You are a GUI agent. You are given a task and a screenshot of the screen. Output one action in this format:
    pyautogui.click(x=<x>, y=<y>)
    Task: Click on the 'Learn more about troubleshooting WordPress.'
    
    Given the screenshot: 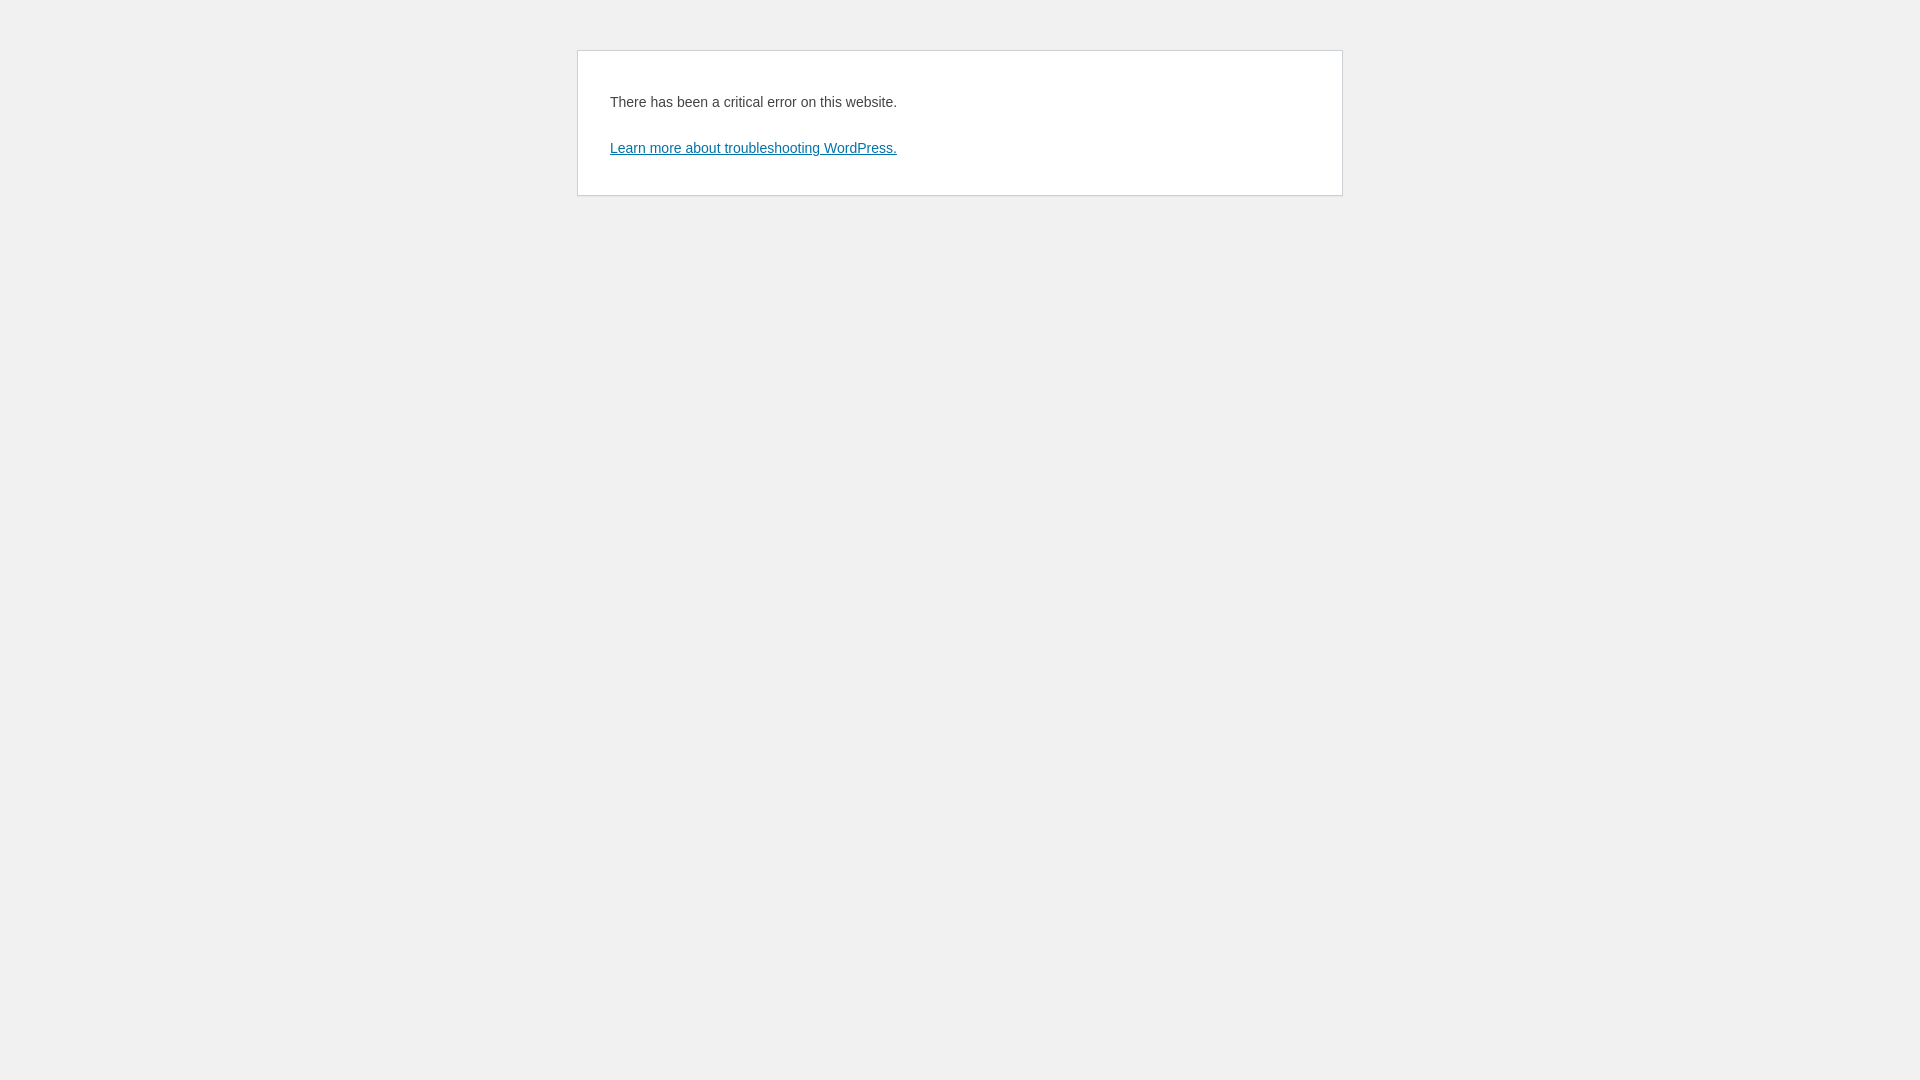 What is the action you would take?
    pyautogui.click(x=752, y=146)
    